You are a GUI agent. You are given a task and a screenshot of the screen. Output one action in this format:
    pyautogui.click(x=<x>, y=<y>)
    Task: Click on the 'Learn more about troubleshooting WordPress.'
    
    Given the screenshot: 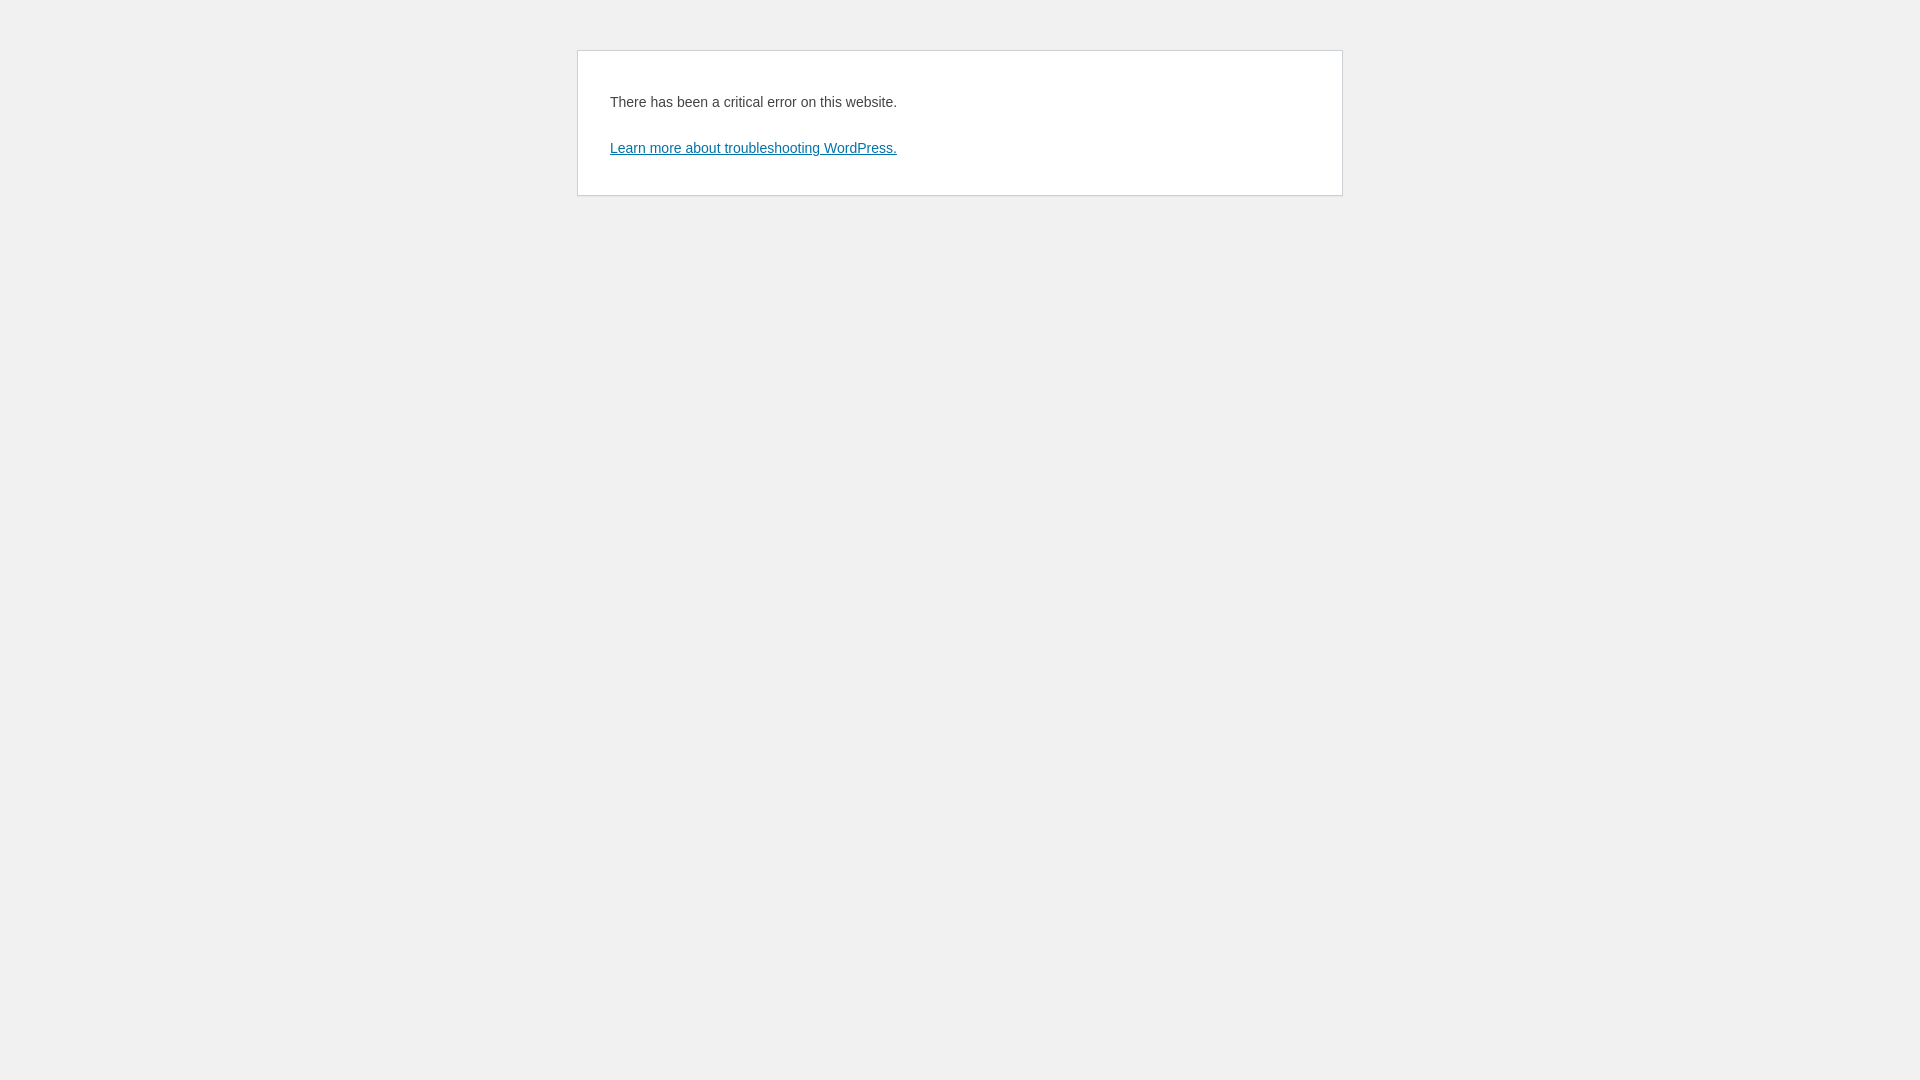 What is the action you would take?
    pyautogui.click(x=752, y=146)
    